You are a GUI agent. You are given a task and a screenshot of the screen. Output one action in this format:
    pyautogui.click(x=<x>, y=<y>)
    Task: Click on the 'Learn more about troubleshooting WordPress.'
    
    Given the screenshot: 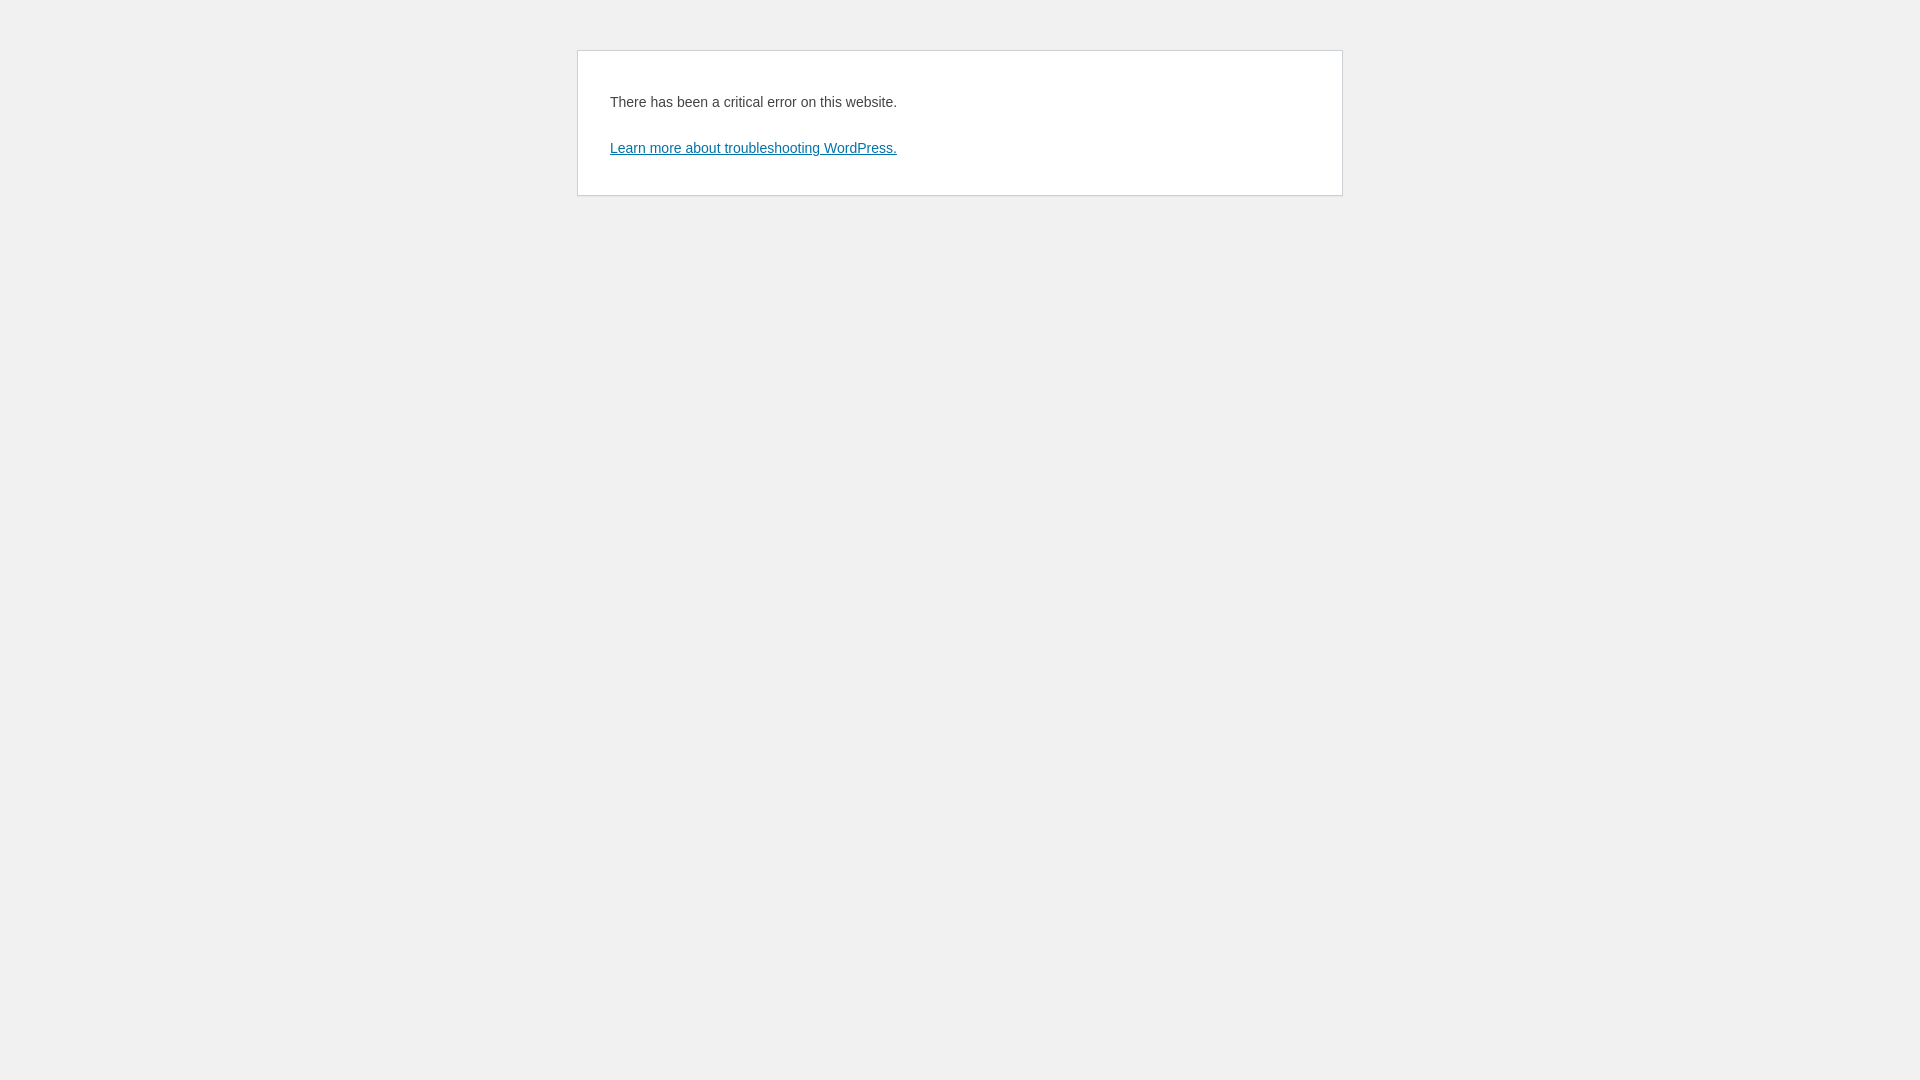 What is the action you would take?
    pyautogui.click(x=752, y=146)
    